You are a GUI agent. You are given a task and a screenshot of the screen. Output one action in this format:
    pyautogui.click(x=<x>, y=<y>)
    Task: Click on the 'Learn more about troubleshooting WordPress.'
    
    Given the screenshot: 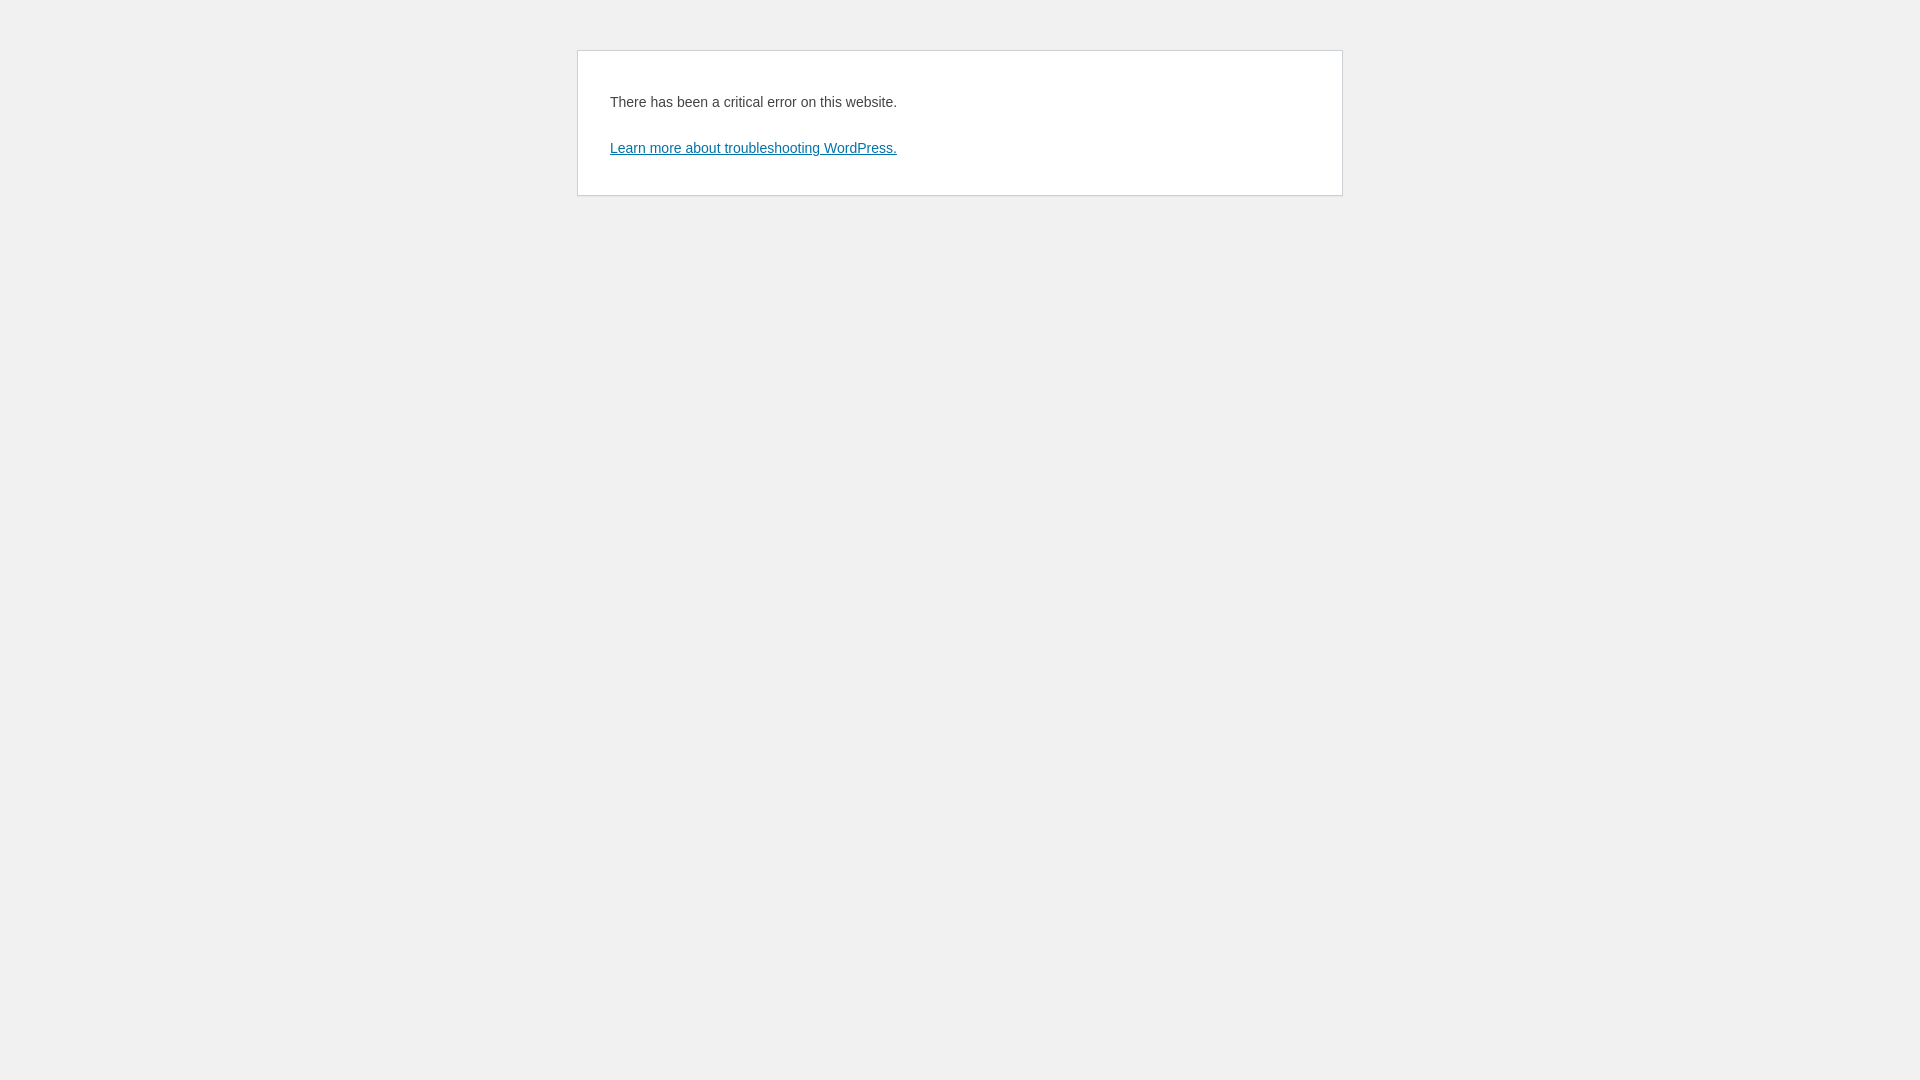 What is the action you would take?
    pyautogui.click(x=752, y=146)
    